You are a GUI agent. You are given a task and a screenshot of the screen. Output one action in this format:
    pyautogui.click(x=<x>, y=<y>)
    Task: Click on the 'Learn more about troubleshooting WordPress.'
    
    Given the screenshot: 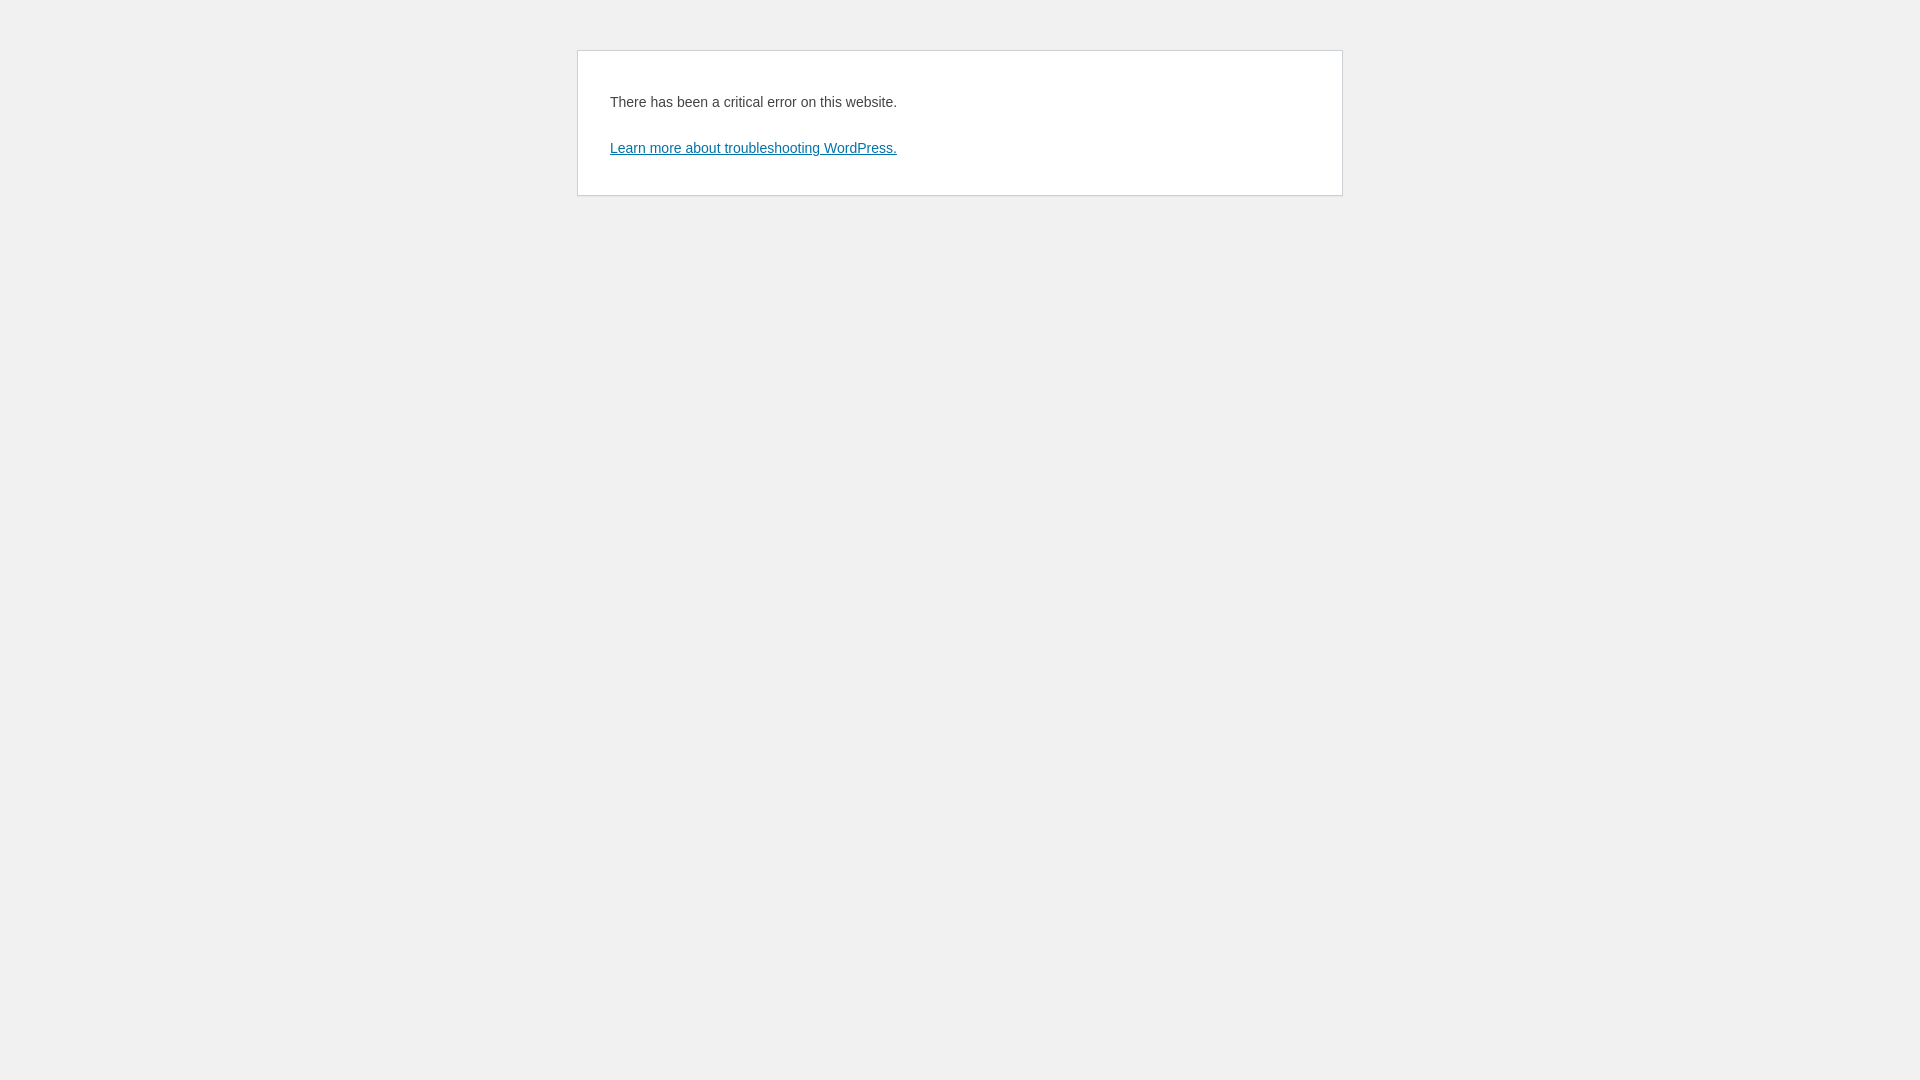 What is the action you would take?
    pyautogui.click(x=752, y=146)
    